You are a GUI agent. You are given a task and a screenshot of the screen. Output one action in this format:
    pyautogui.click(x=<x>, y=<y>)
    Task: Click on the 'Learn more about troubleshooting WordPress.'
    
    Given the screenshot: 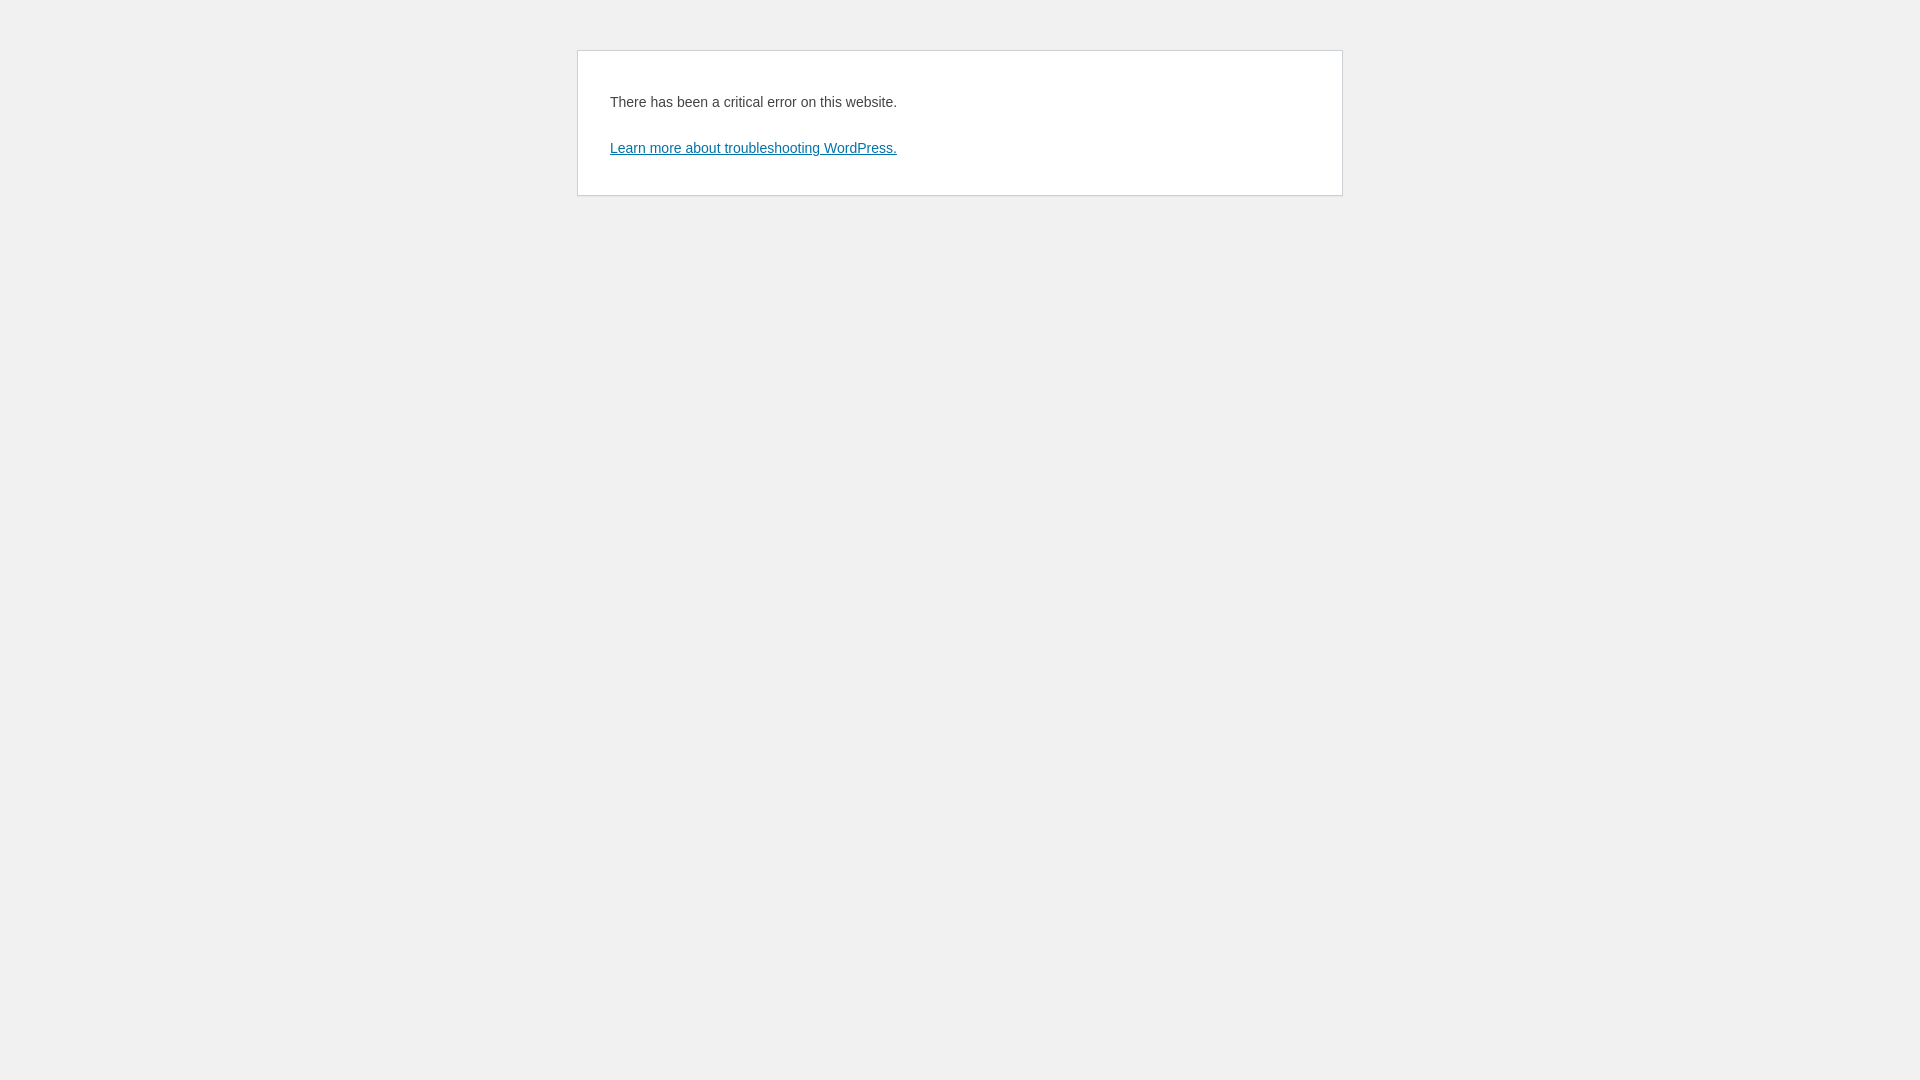 What is the action you would take?
    pyautogui.click(x=752, y=146)
    